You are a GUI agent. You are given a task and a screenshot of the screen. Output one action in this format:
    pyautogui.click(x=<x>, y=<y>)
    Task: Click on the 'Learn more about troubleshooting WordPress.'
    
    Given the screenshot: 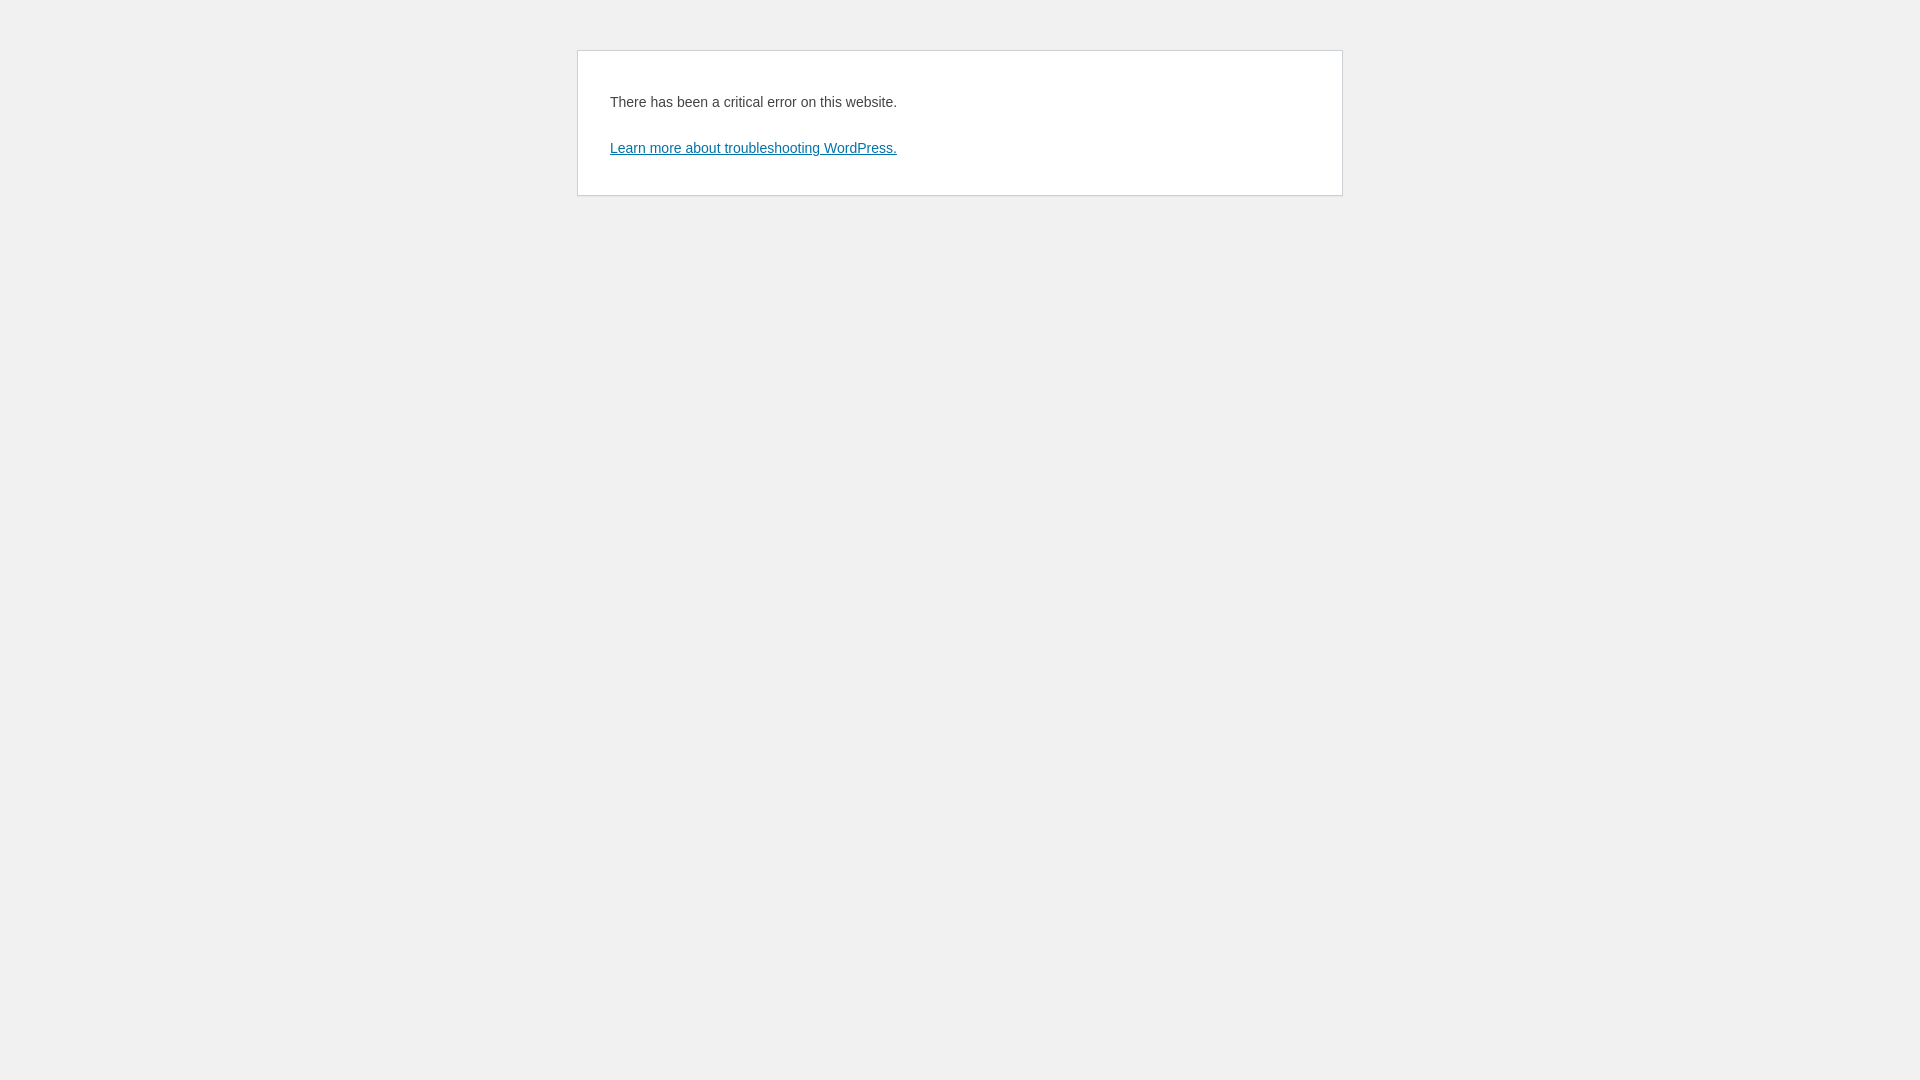 What is the action you would take?
    pyautogui.click(x=752, y=146)
    